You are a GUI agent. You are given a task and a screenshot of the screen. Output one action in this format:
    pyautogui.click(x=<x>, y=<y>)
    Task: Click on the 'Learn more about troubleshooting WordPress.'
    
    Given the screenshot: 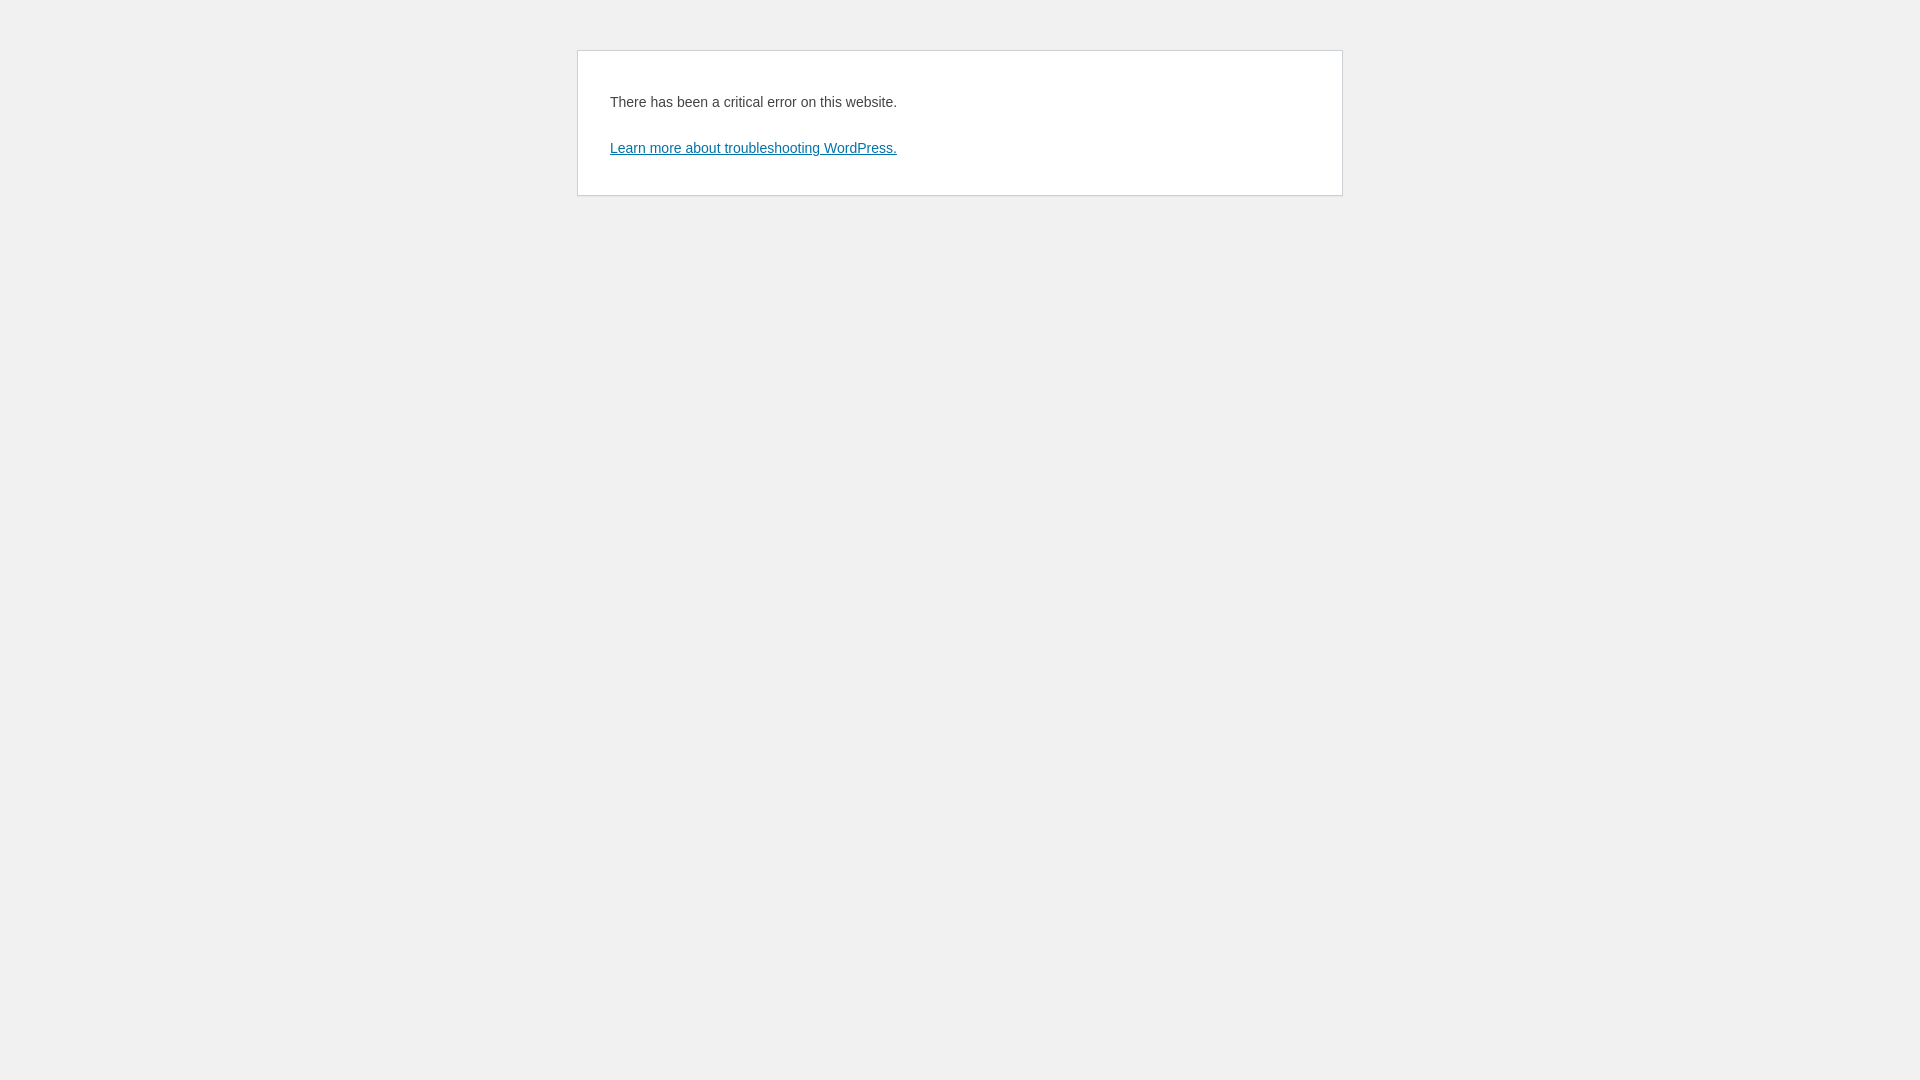 What is the action you would take?
    pyautogui.click(x=752, y=146)
    